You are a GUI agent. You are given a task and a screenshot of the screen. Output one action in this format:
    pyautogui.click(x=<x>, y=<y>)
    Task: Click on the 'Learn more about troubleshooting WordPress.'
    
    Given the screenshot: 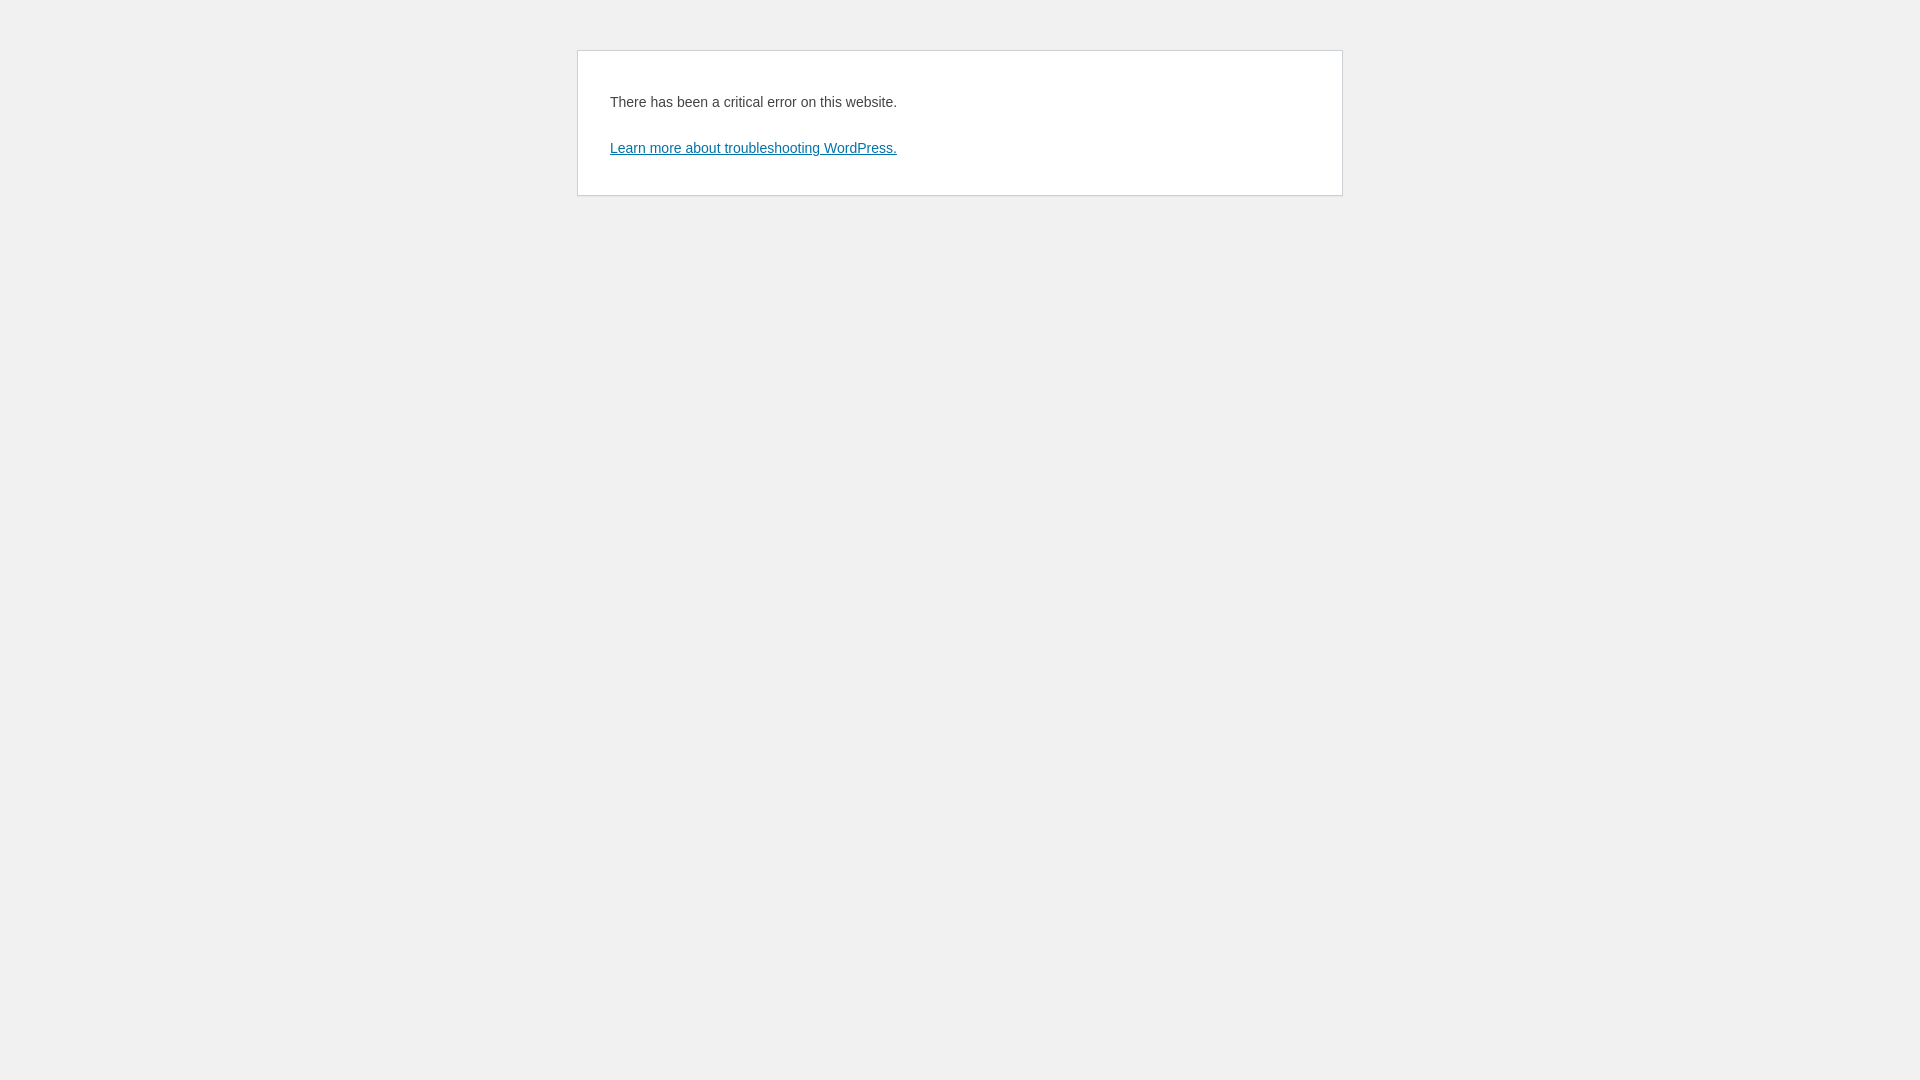 What is the action you would take?
    pyautogui.click(x=752, y=146)
    